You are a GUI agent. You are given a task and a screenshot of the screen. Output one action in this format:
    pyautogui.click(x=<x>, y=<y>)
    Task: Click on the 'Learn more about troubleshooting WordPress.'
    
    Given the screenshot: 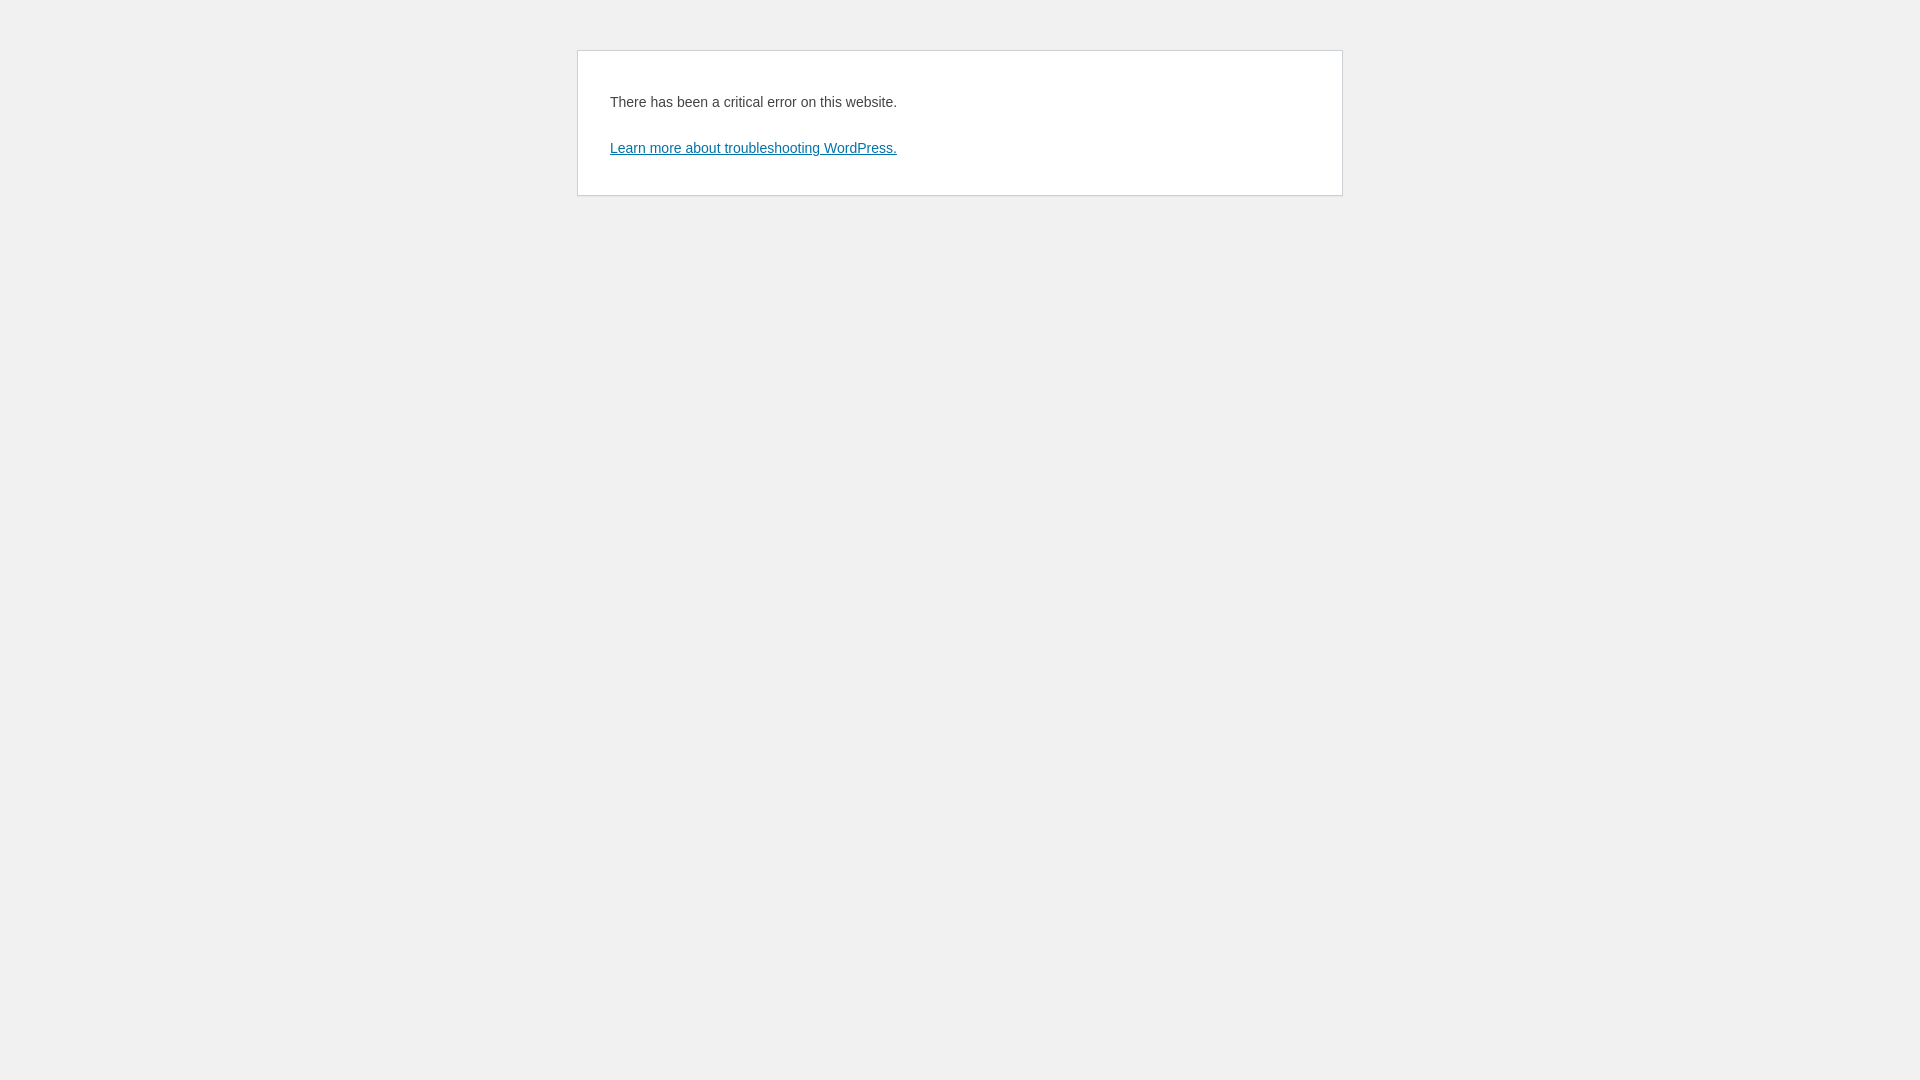 What is the action you would take?
    pyautogui.click(x=752, y=146)
    